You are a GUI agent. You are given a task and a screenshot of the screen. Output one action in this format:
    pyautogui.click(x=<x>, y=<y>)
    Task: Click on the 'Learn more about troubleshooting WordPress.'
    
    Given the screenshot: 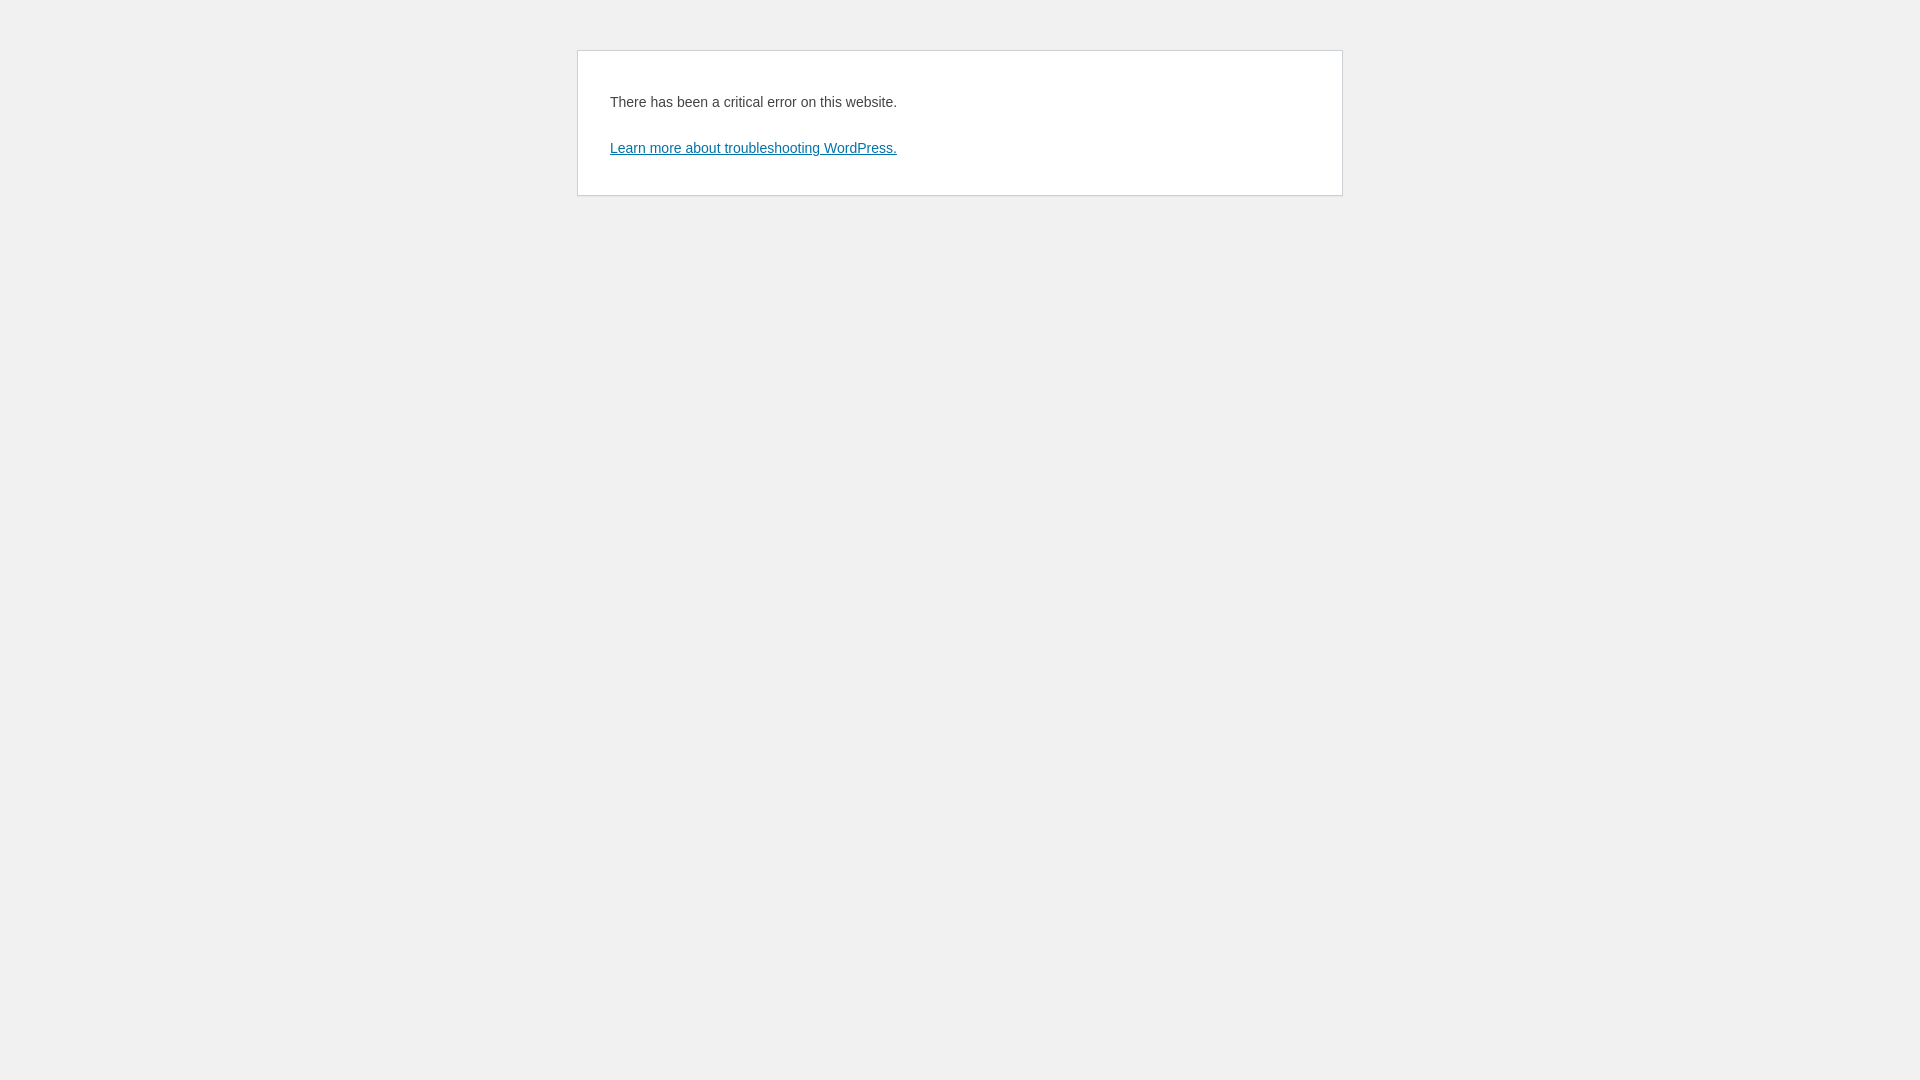 What is the action you would take?
    pyautogui.click(x=752, y=146)
    